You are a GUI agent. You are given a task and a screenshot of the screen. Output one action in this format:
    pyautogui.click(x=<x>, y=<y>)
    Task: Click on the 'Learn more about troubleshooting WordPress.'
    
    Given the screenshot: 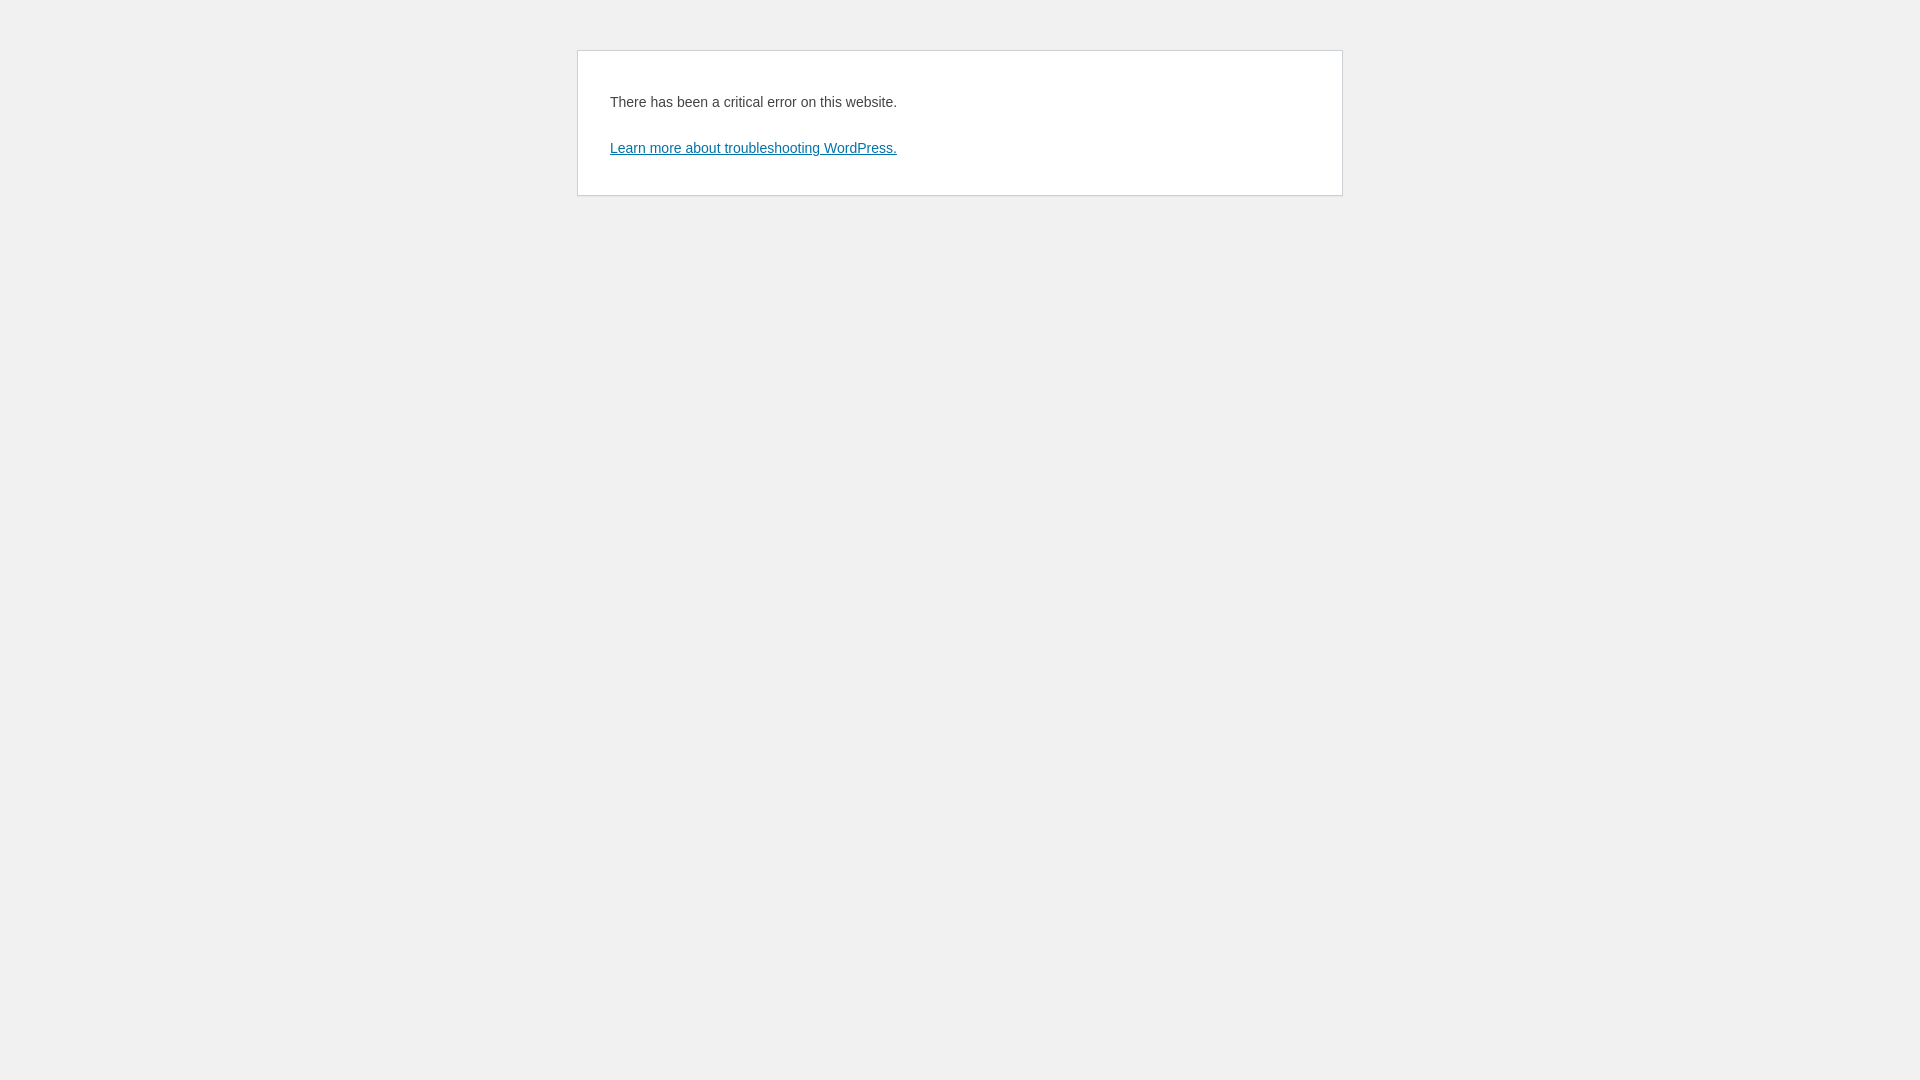 What is the action you would take?
    pyautogui.click(x=752, y=146)
    